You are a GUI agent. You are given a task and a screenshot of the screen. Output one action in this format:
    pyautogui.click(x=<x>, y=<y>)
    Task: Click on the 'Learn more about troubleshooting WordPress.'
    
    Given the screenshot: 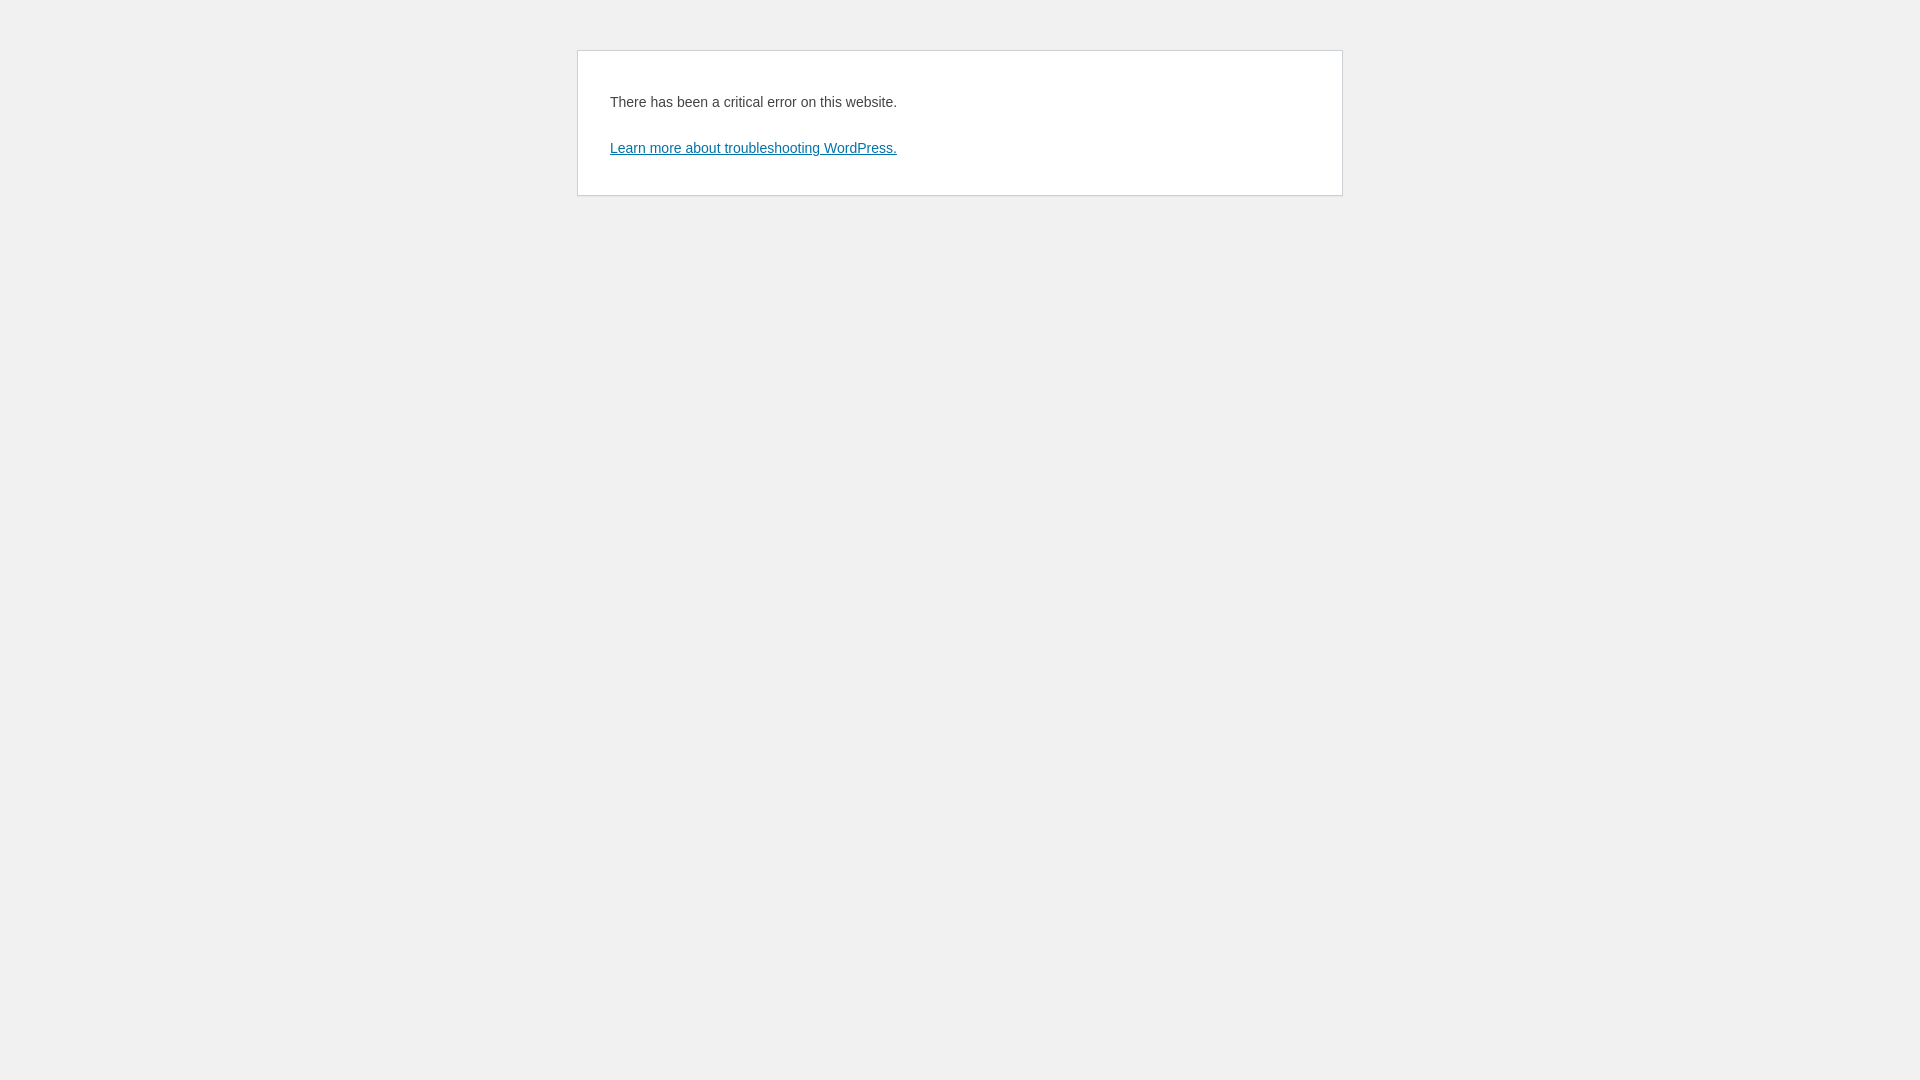 What is the action you would take?
    pyautogui.click(x=752, y=146)
    